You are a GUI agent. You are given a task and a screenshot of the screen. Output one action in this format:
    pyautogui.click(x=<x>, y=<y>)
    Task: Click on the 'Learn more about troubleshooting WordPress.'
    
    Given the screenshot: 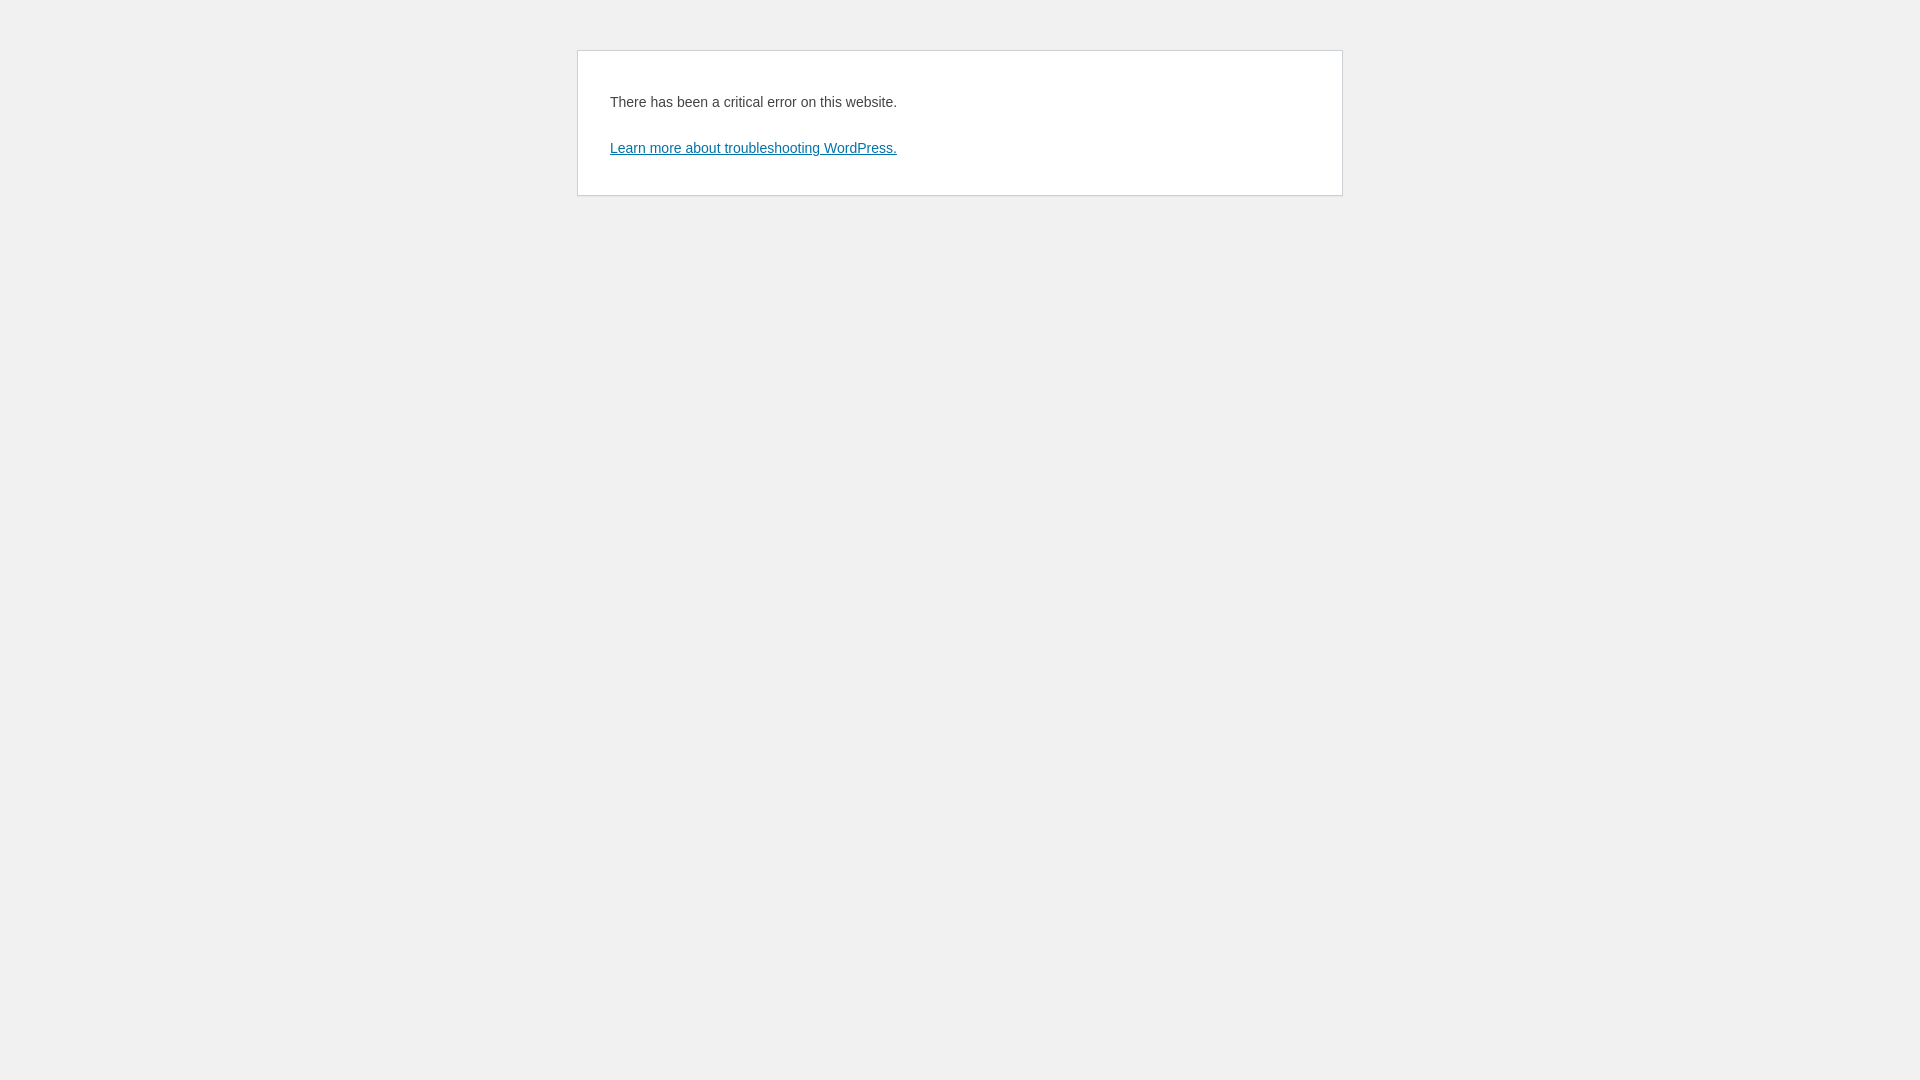 What is the action you would take?
    pyautogui.click(x=752, y=146)
    